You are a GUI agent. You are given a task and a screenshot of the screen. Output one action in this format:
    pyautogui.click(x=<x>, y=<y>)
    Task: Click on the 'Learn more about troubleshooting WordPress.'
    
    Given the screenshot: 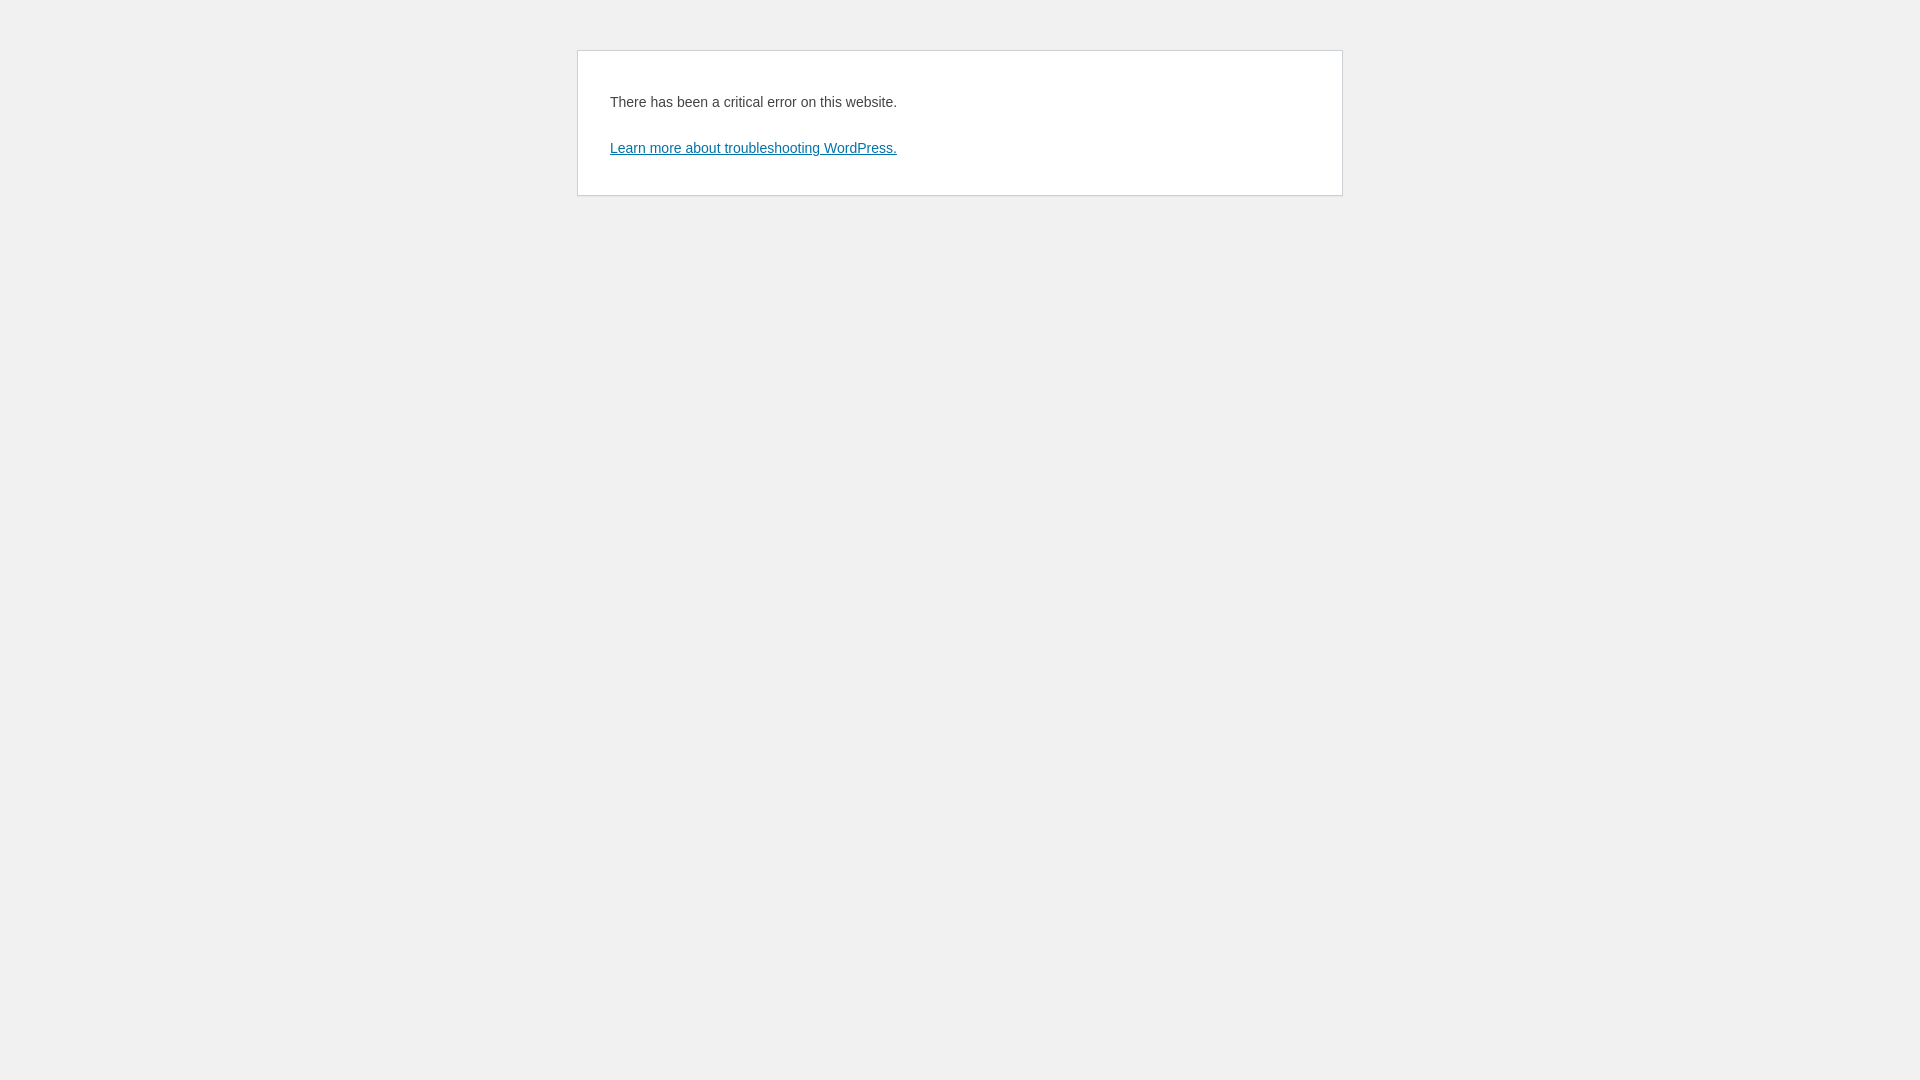 What is the action you would take?
    pyautogui.click(x=752, y=146)
    